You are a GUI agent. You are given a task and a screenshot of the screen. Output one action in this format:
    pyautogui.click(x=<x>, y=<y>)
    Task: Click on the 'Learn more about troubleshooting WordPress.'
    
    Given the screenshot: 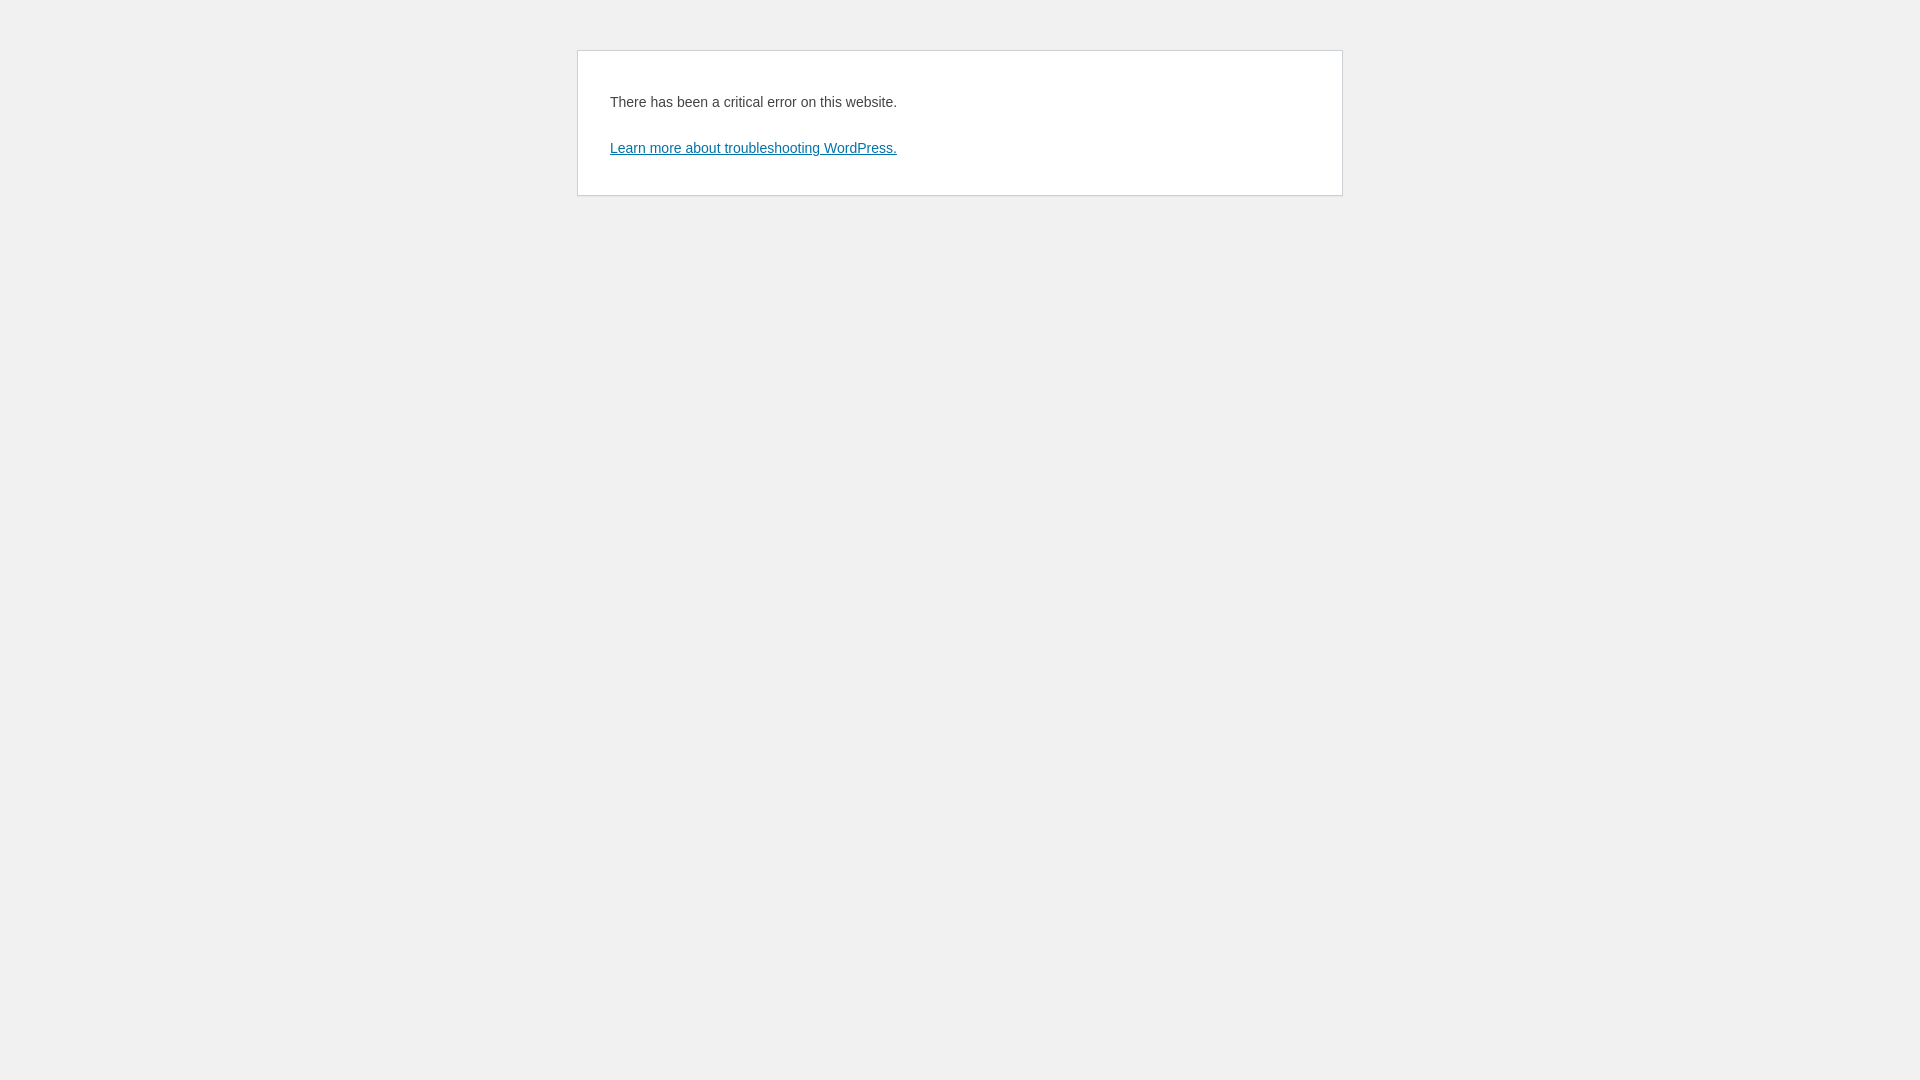 What is the action you would take?
    pyautogui.click(x=752, y=146)
    